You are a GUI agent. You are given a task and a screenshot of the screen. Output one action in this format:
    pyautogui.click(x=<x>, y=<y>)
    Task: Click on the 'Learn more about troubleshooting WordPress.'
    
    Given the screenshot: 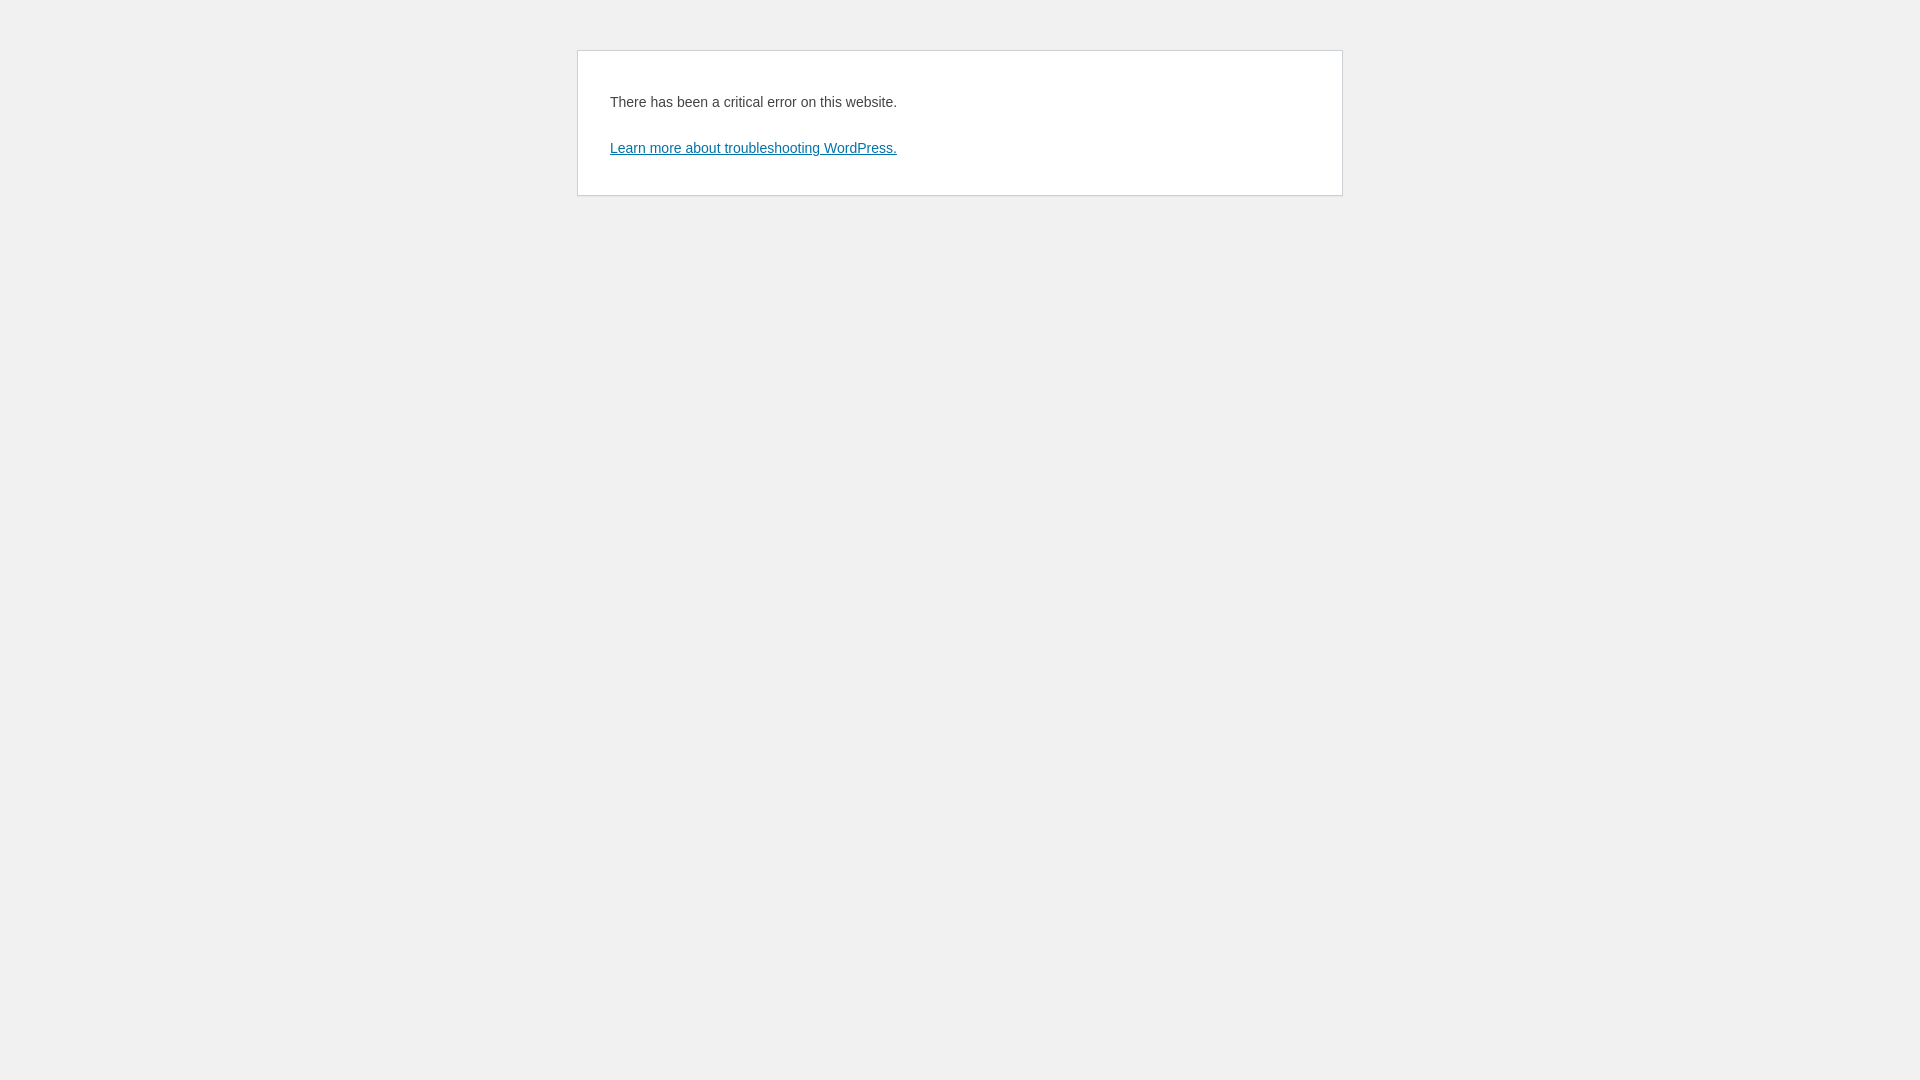 What is the action you would take?
    pyautogui.click(x=752, y=146)
    